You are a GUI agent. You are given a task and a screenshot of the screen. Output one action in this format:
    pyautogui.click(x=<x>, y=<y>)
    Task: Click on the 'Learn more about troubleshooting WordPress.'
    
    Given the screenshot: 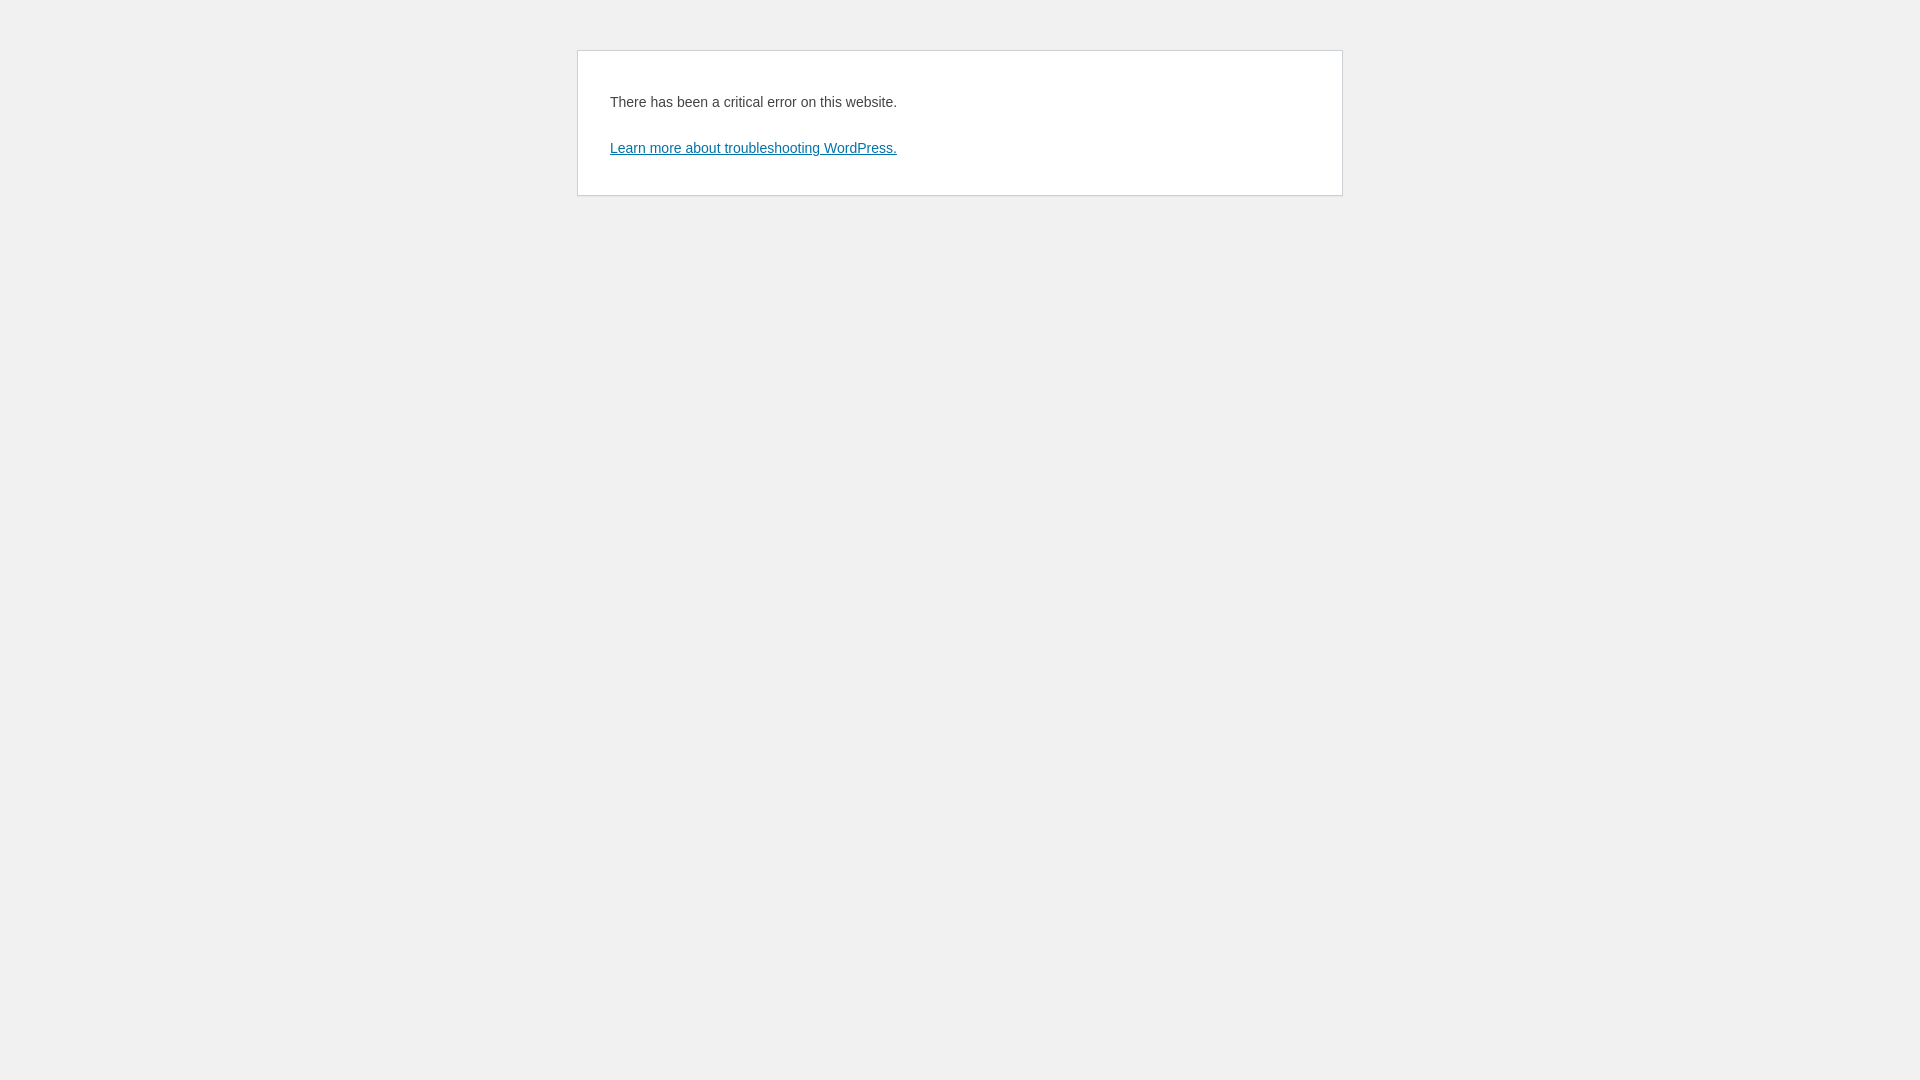 What is the action you would take?
    pyautogui.click(x=752, y=146)
    